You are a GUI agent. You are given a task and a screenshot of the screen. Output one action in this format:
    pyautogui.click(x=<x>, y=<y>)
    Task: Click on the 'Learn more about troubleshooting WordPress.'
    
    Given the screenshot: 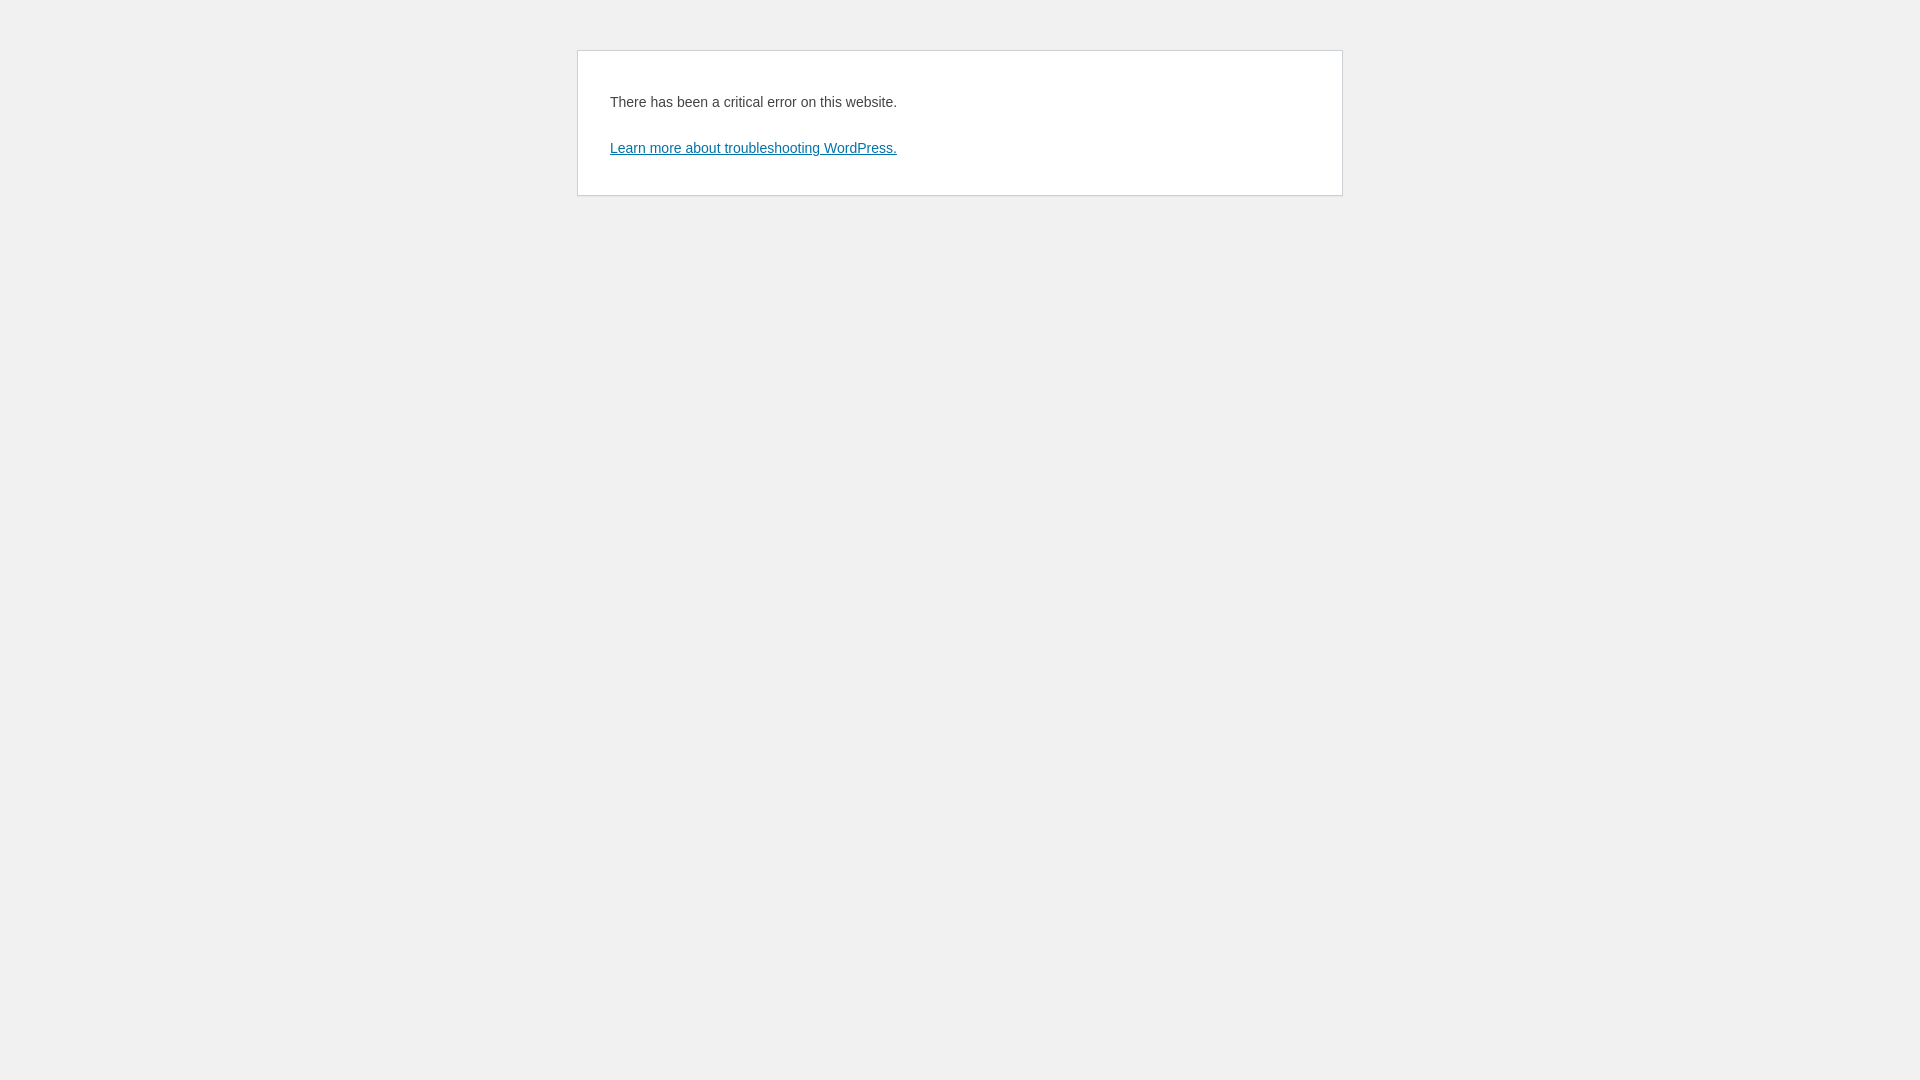 What is the action you would take?
    pyautogui.click(x=752, y=146)
    